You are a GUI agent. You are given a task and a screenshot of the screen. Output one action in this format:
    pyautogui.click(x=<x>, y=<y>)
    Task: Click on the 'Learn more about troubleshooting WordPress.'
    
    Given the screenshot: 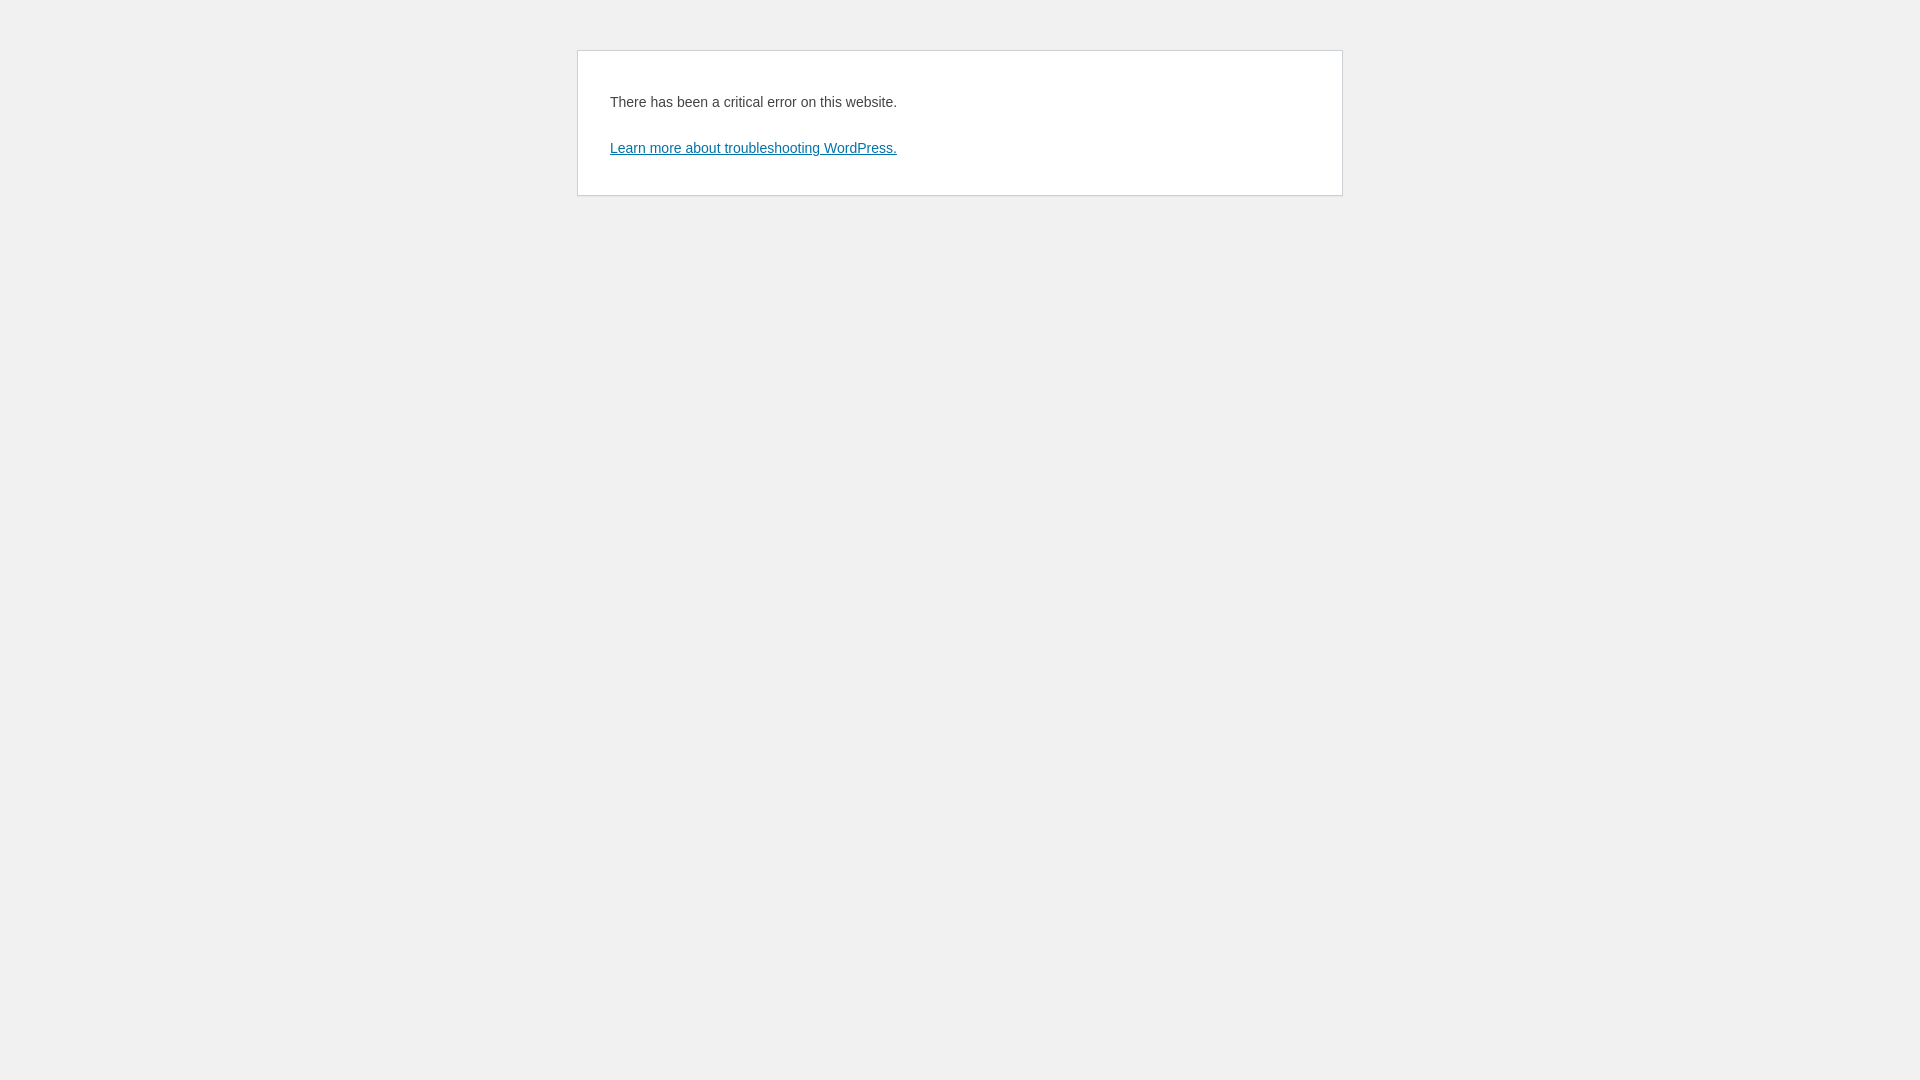 What is the action you would take?
    pyautogui.click(x=752, y=146)
    